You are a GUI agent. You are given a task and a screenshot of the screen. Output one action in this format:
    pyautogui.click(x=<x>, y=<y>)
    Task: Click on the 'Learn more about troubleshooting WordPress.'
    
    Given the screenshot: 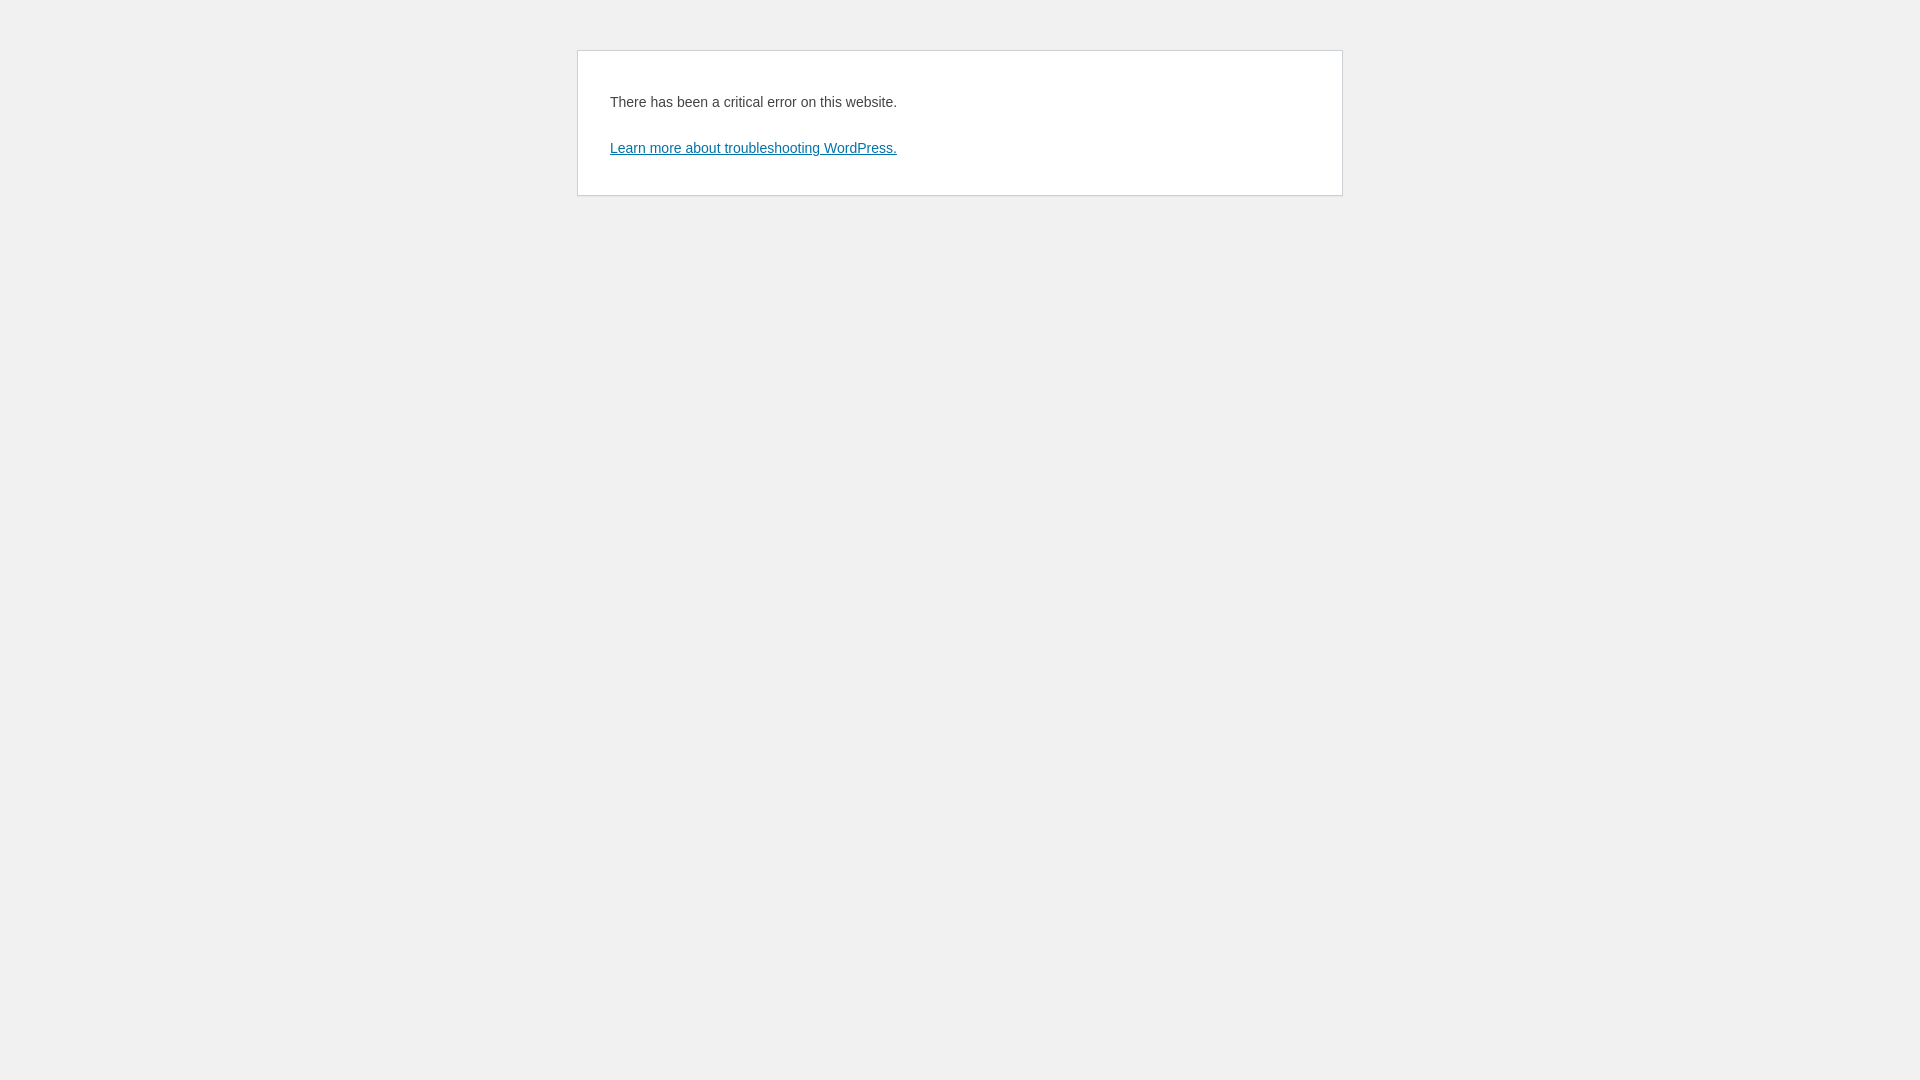 What is the action you would take?
    pyautogui.click(x=752, y=146)
    